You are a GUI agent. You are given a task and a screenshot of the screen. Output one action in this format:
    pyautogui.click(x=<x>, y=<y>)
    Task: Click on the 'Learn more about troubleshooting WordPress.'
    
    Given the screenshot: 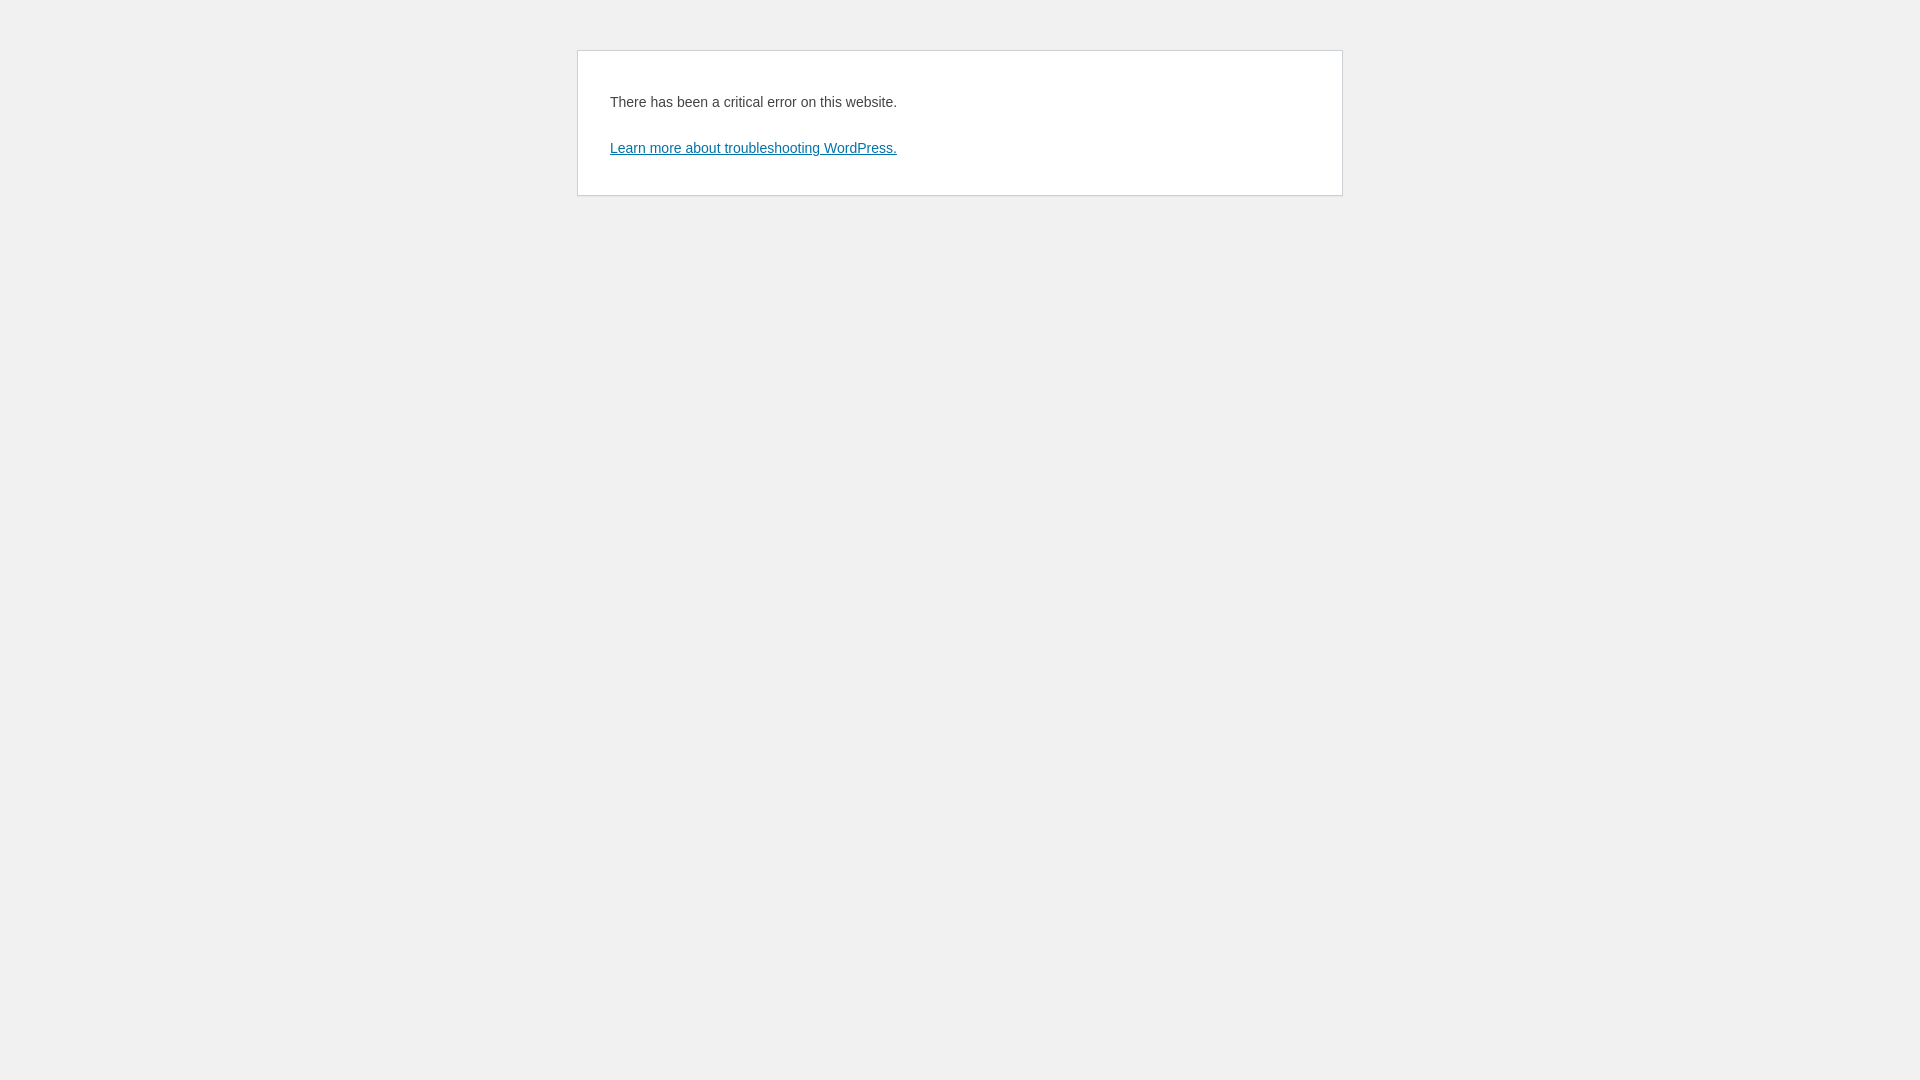 What is the action you would take?
    pyautogui.click(x=752, y=146)
    